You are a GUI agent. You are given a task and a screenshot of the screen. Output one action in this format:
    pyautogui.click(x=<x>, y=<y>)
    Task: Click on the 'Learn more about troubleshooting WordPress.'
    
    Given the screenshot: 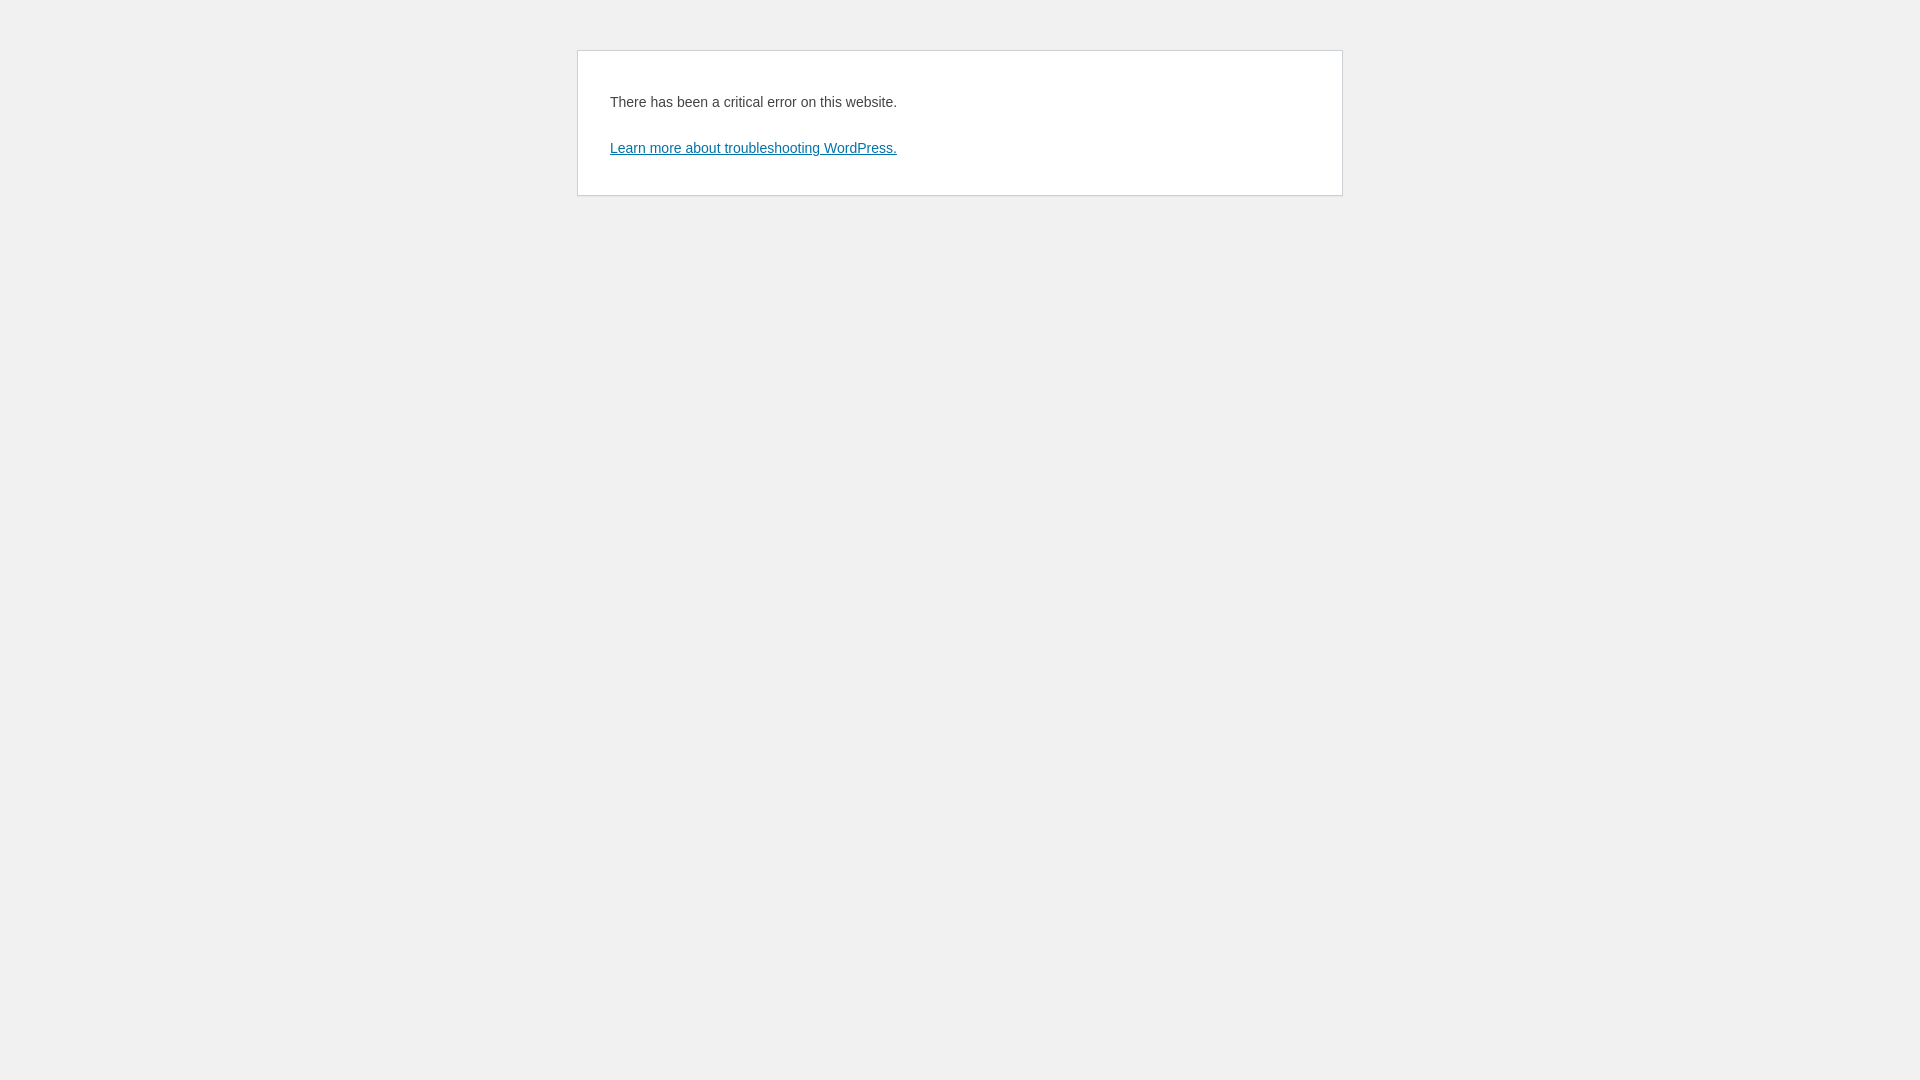 What is the action you would take?
    pyautogui.click(x=752, y=146)
    